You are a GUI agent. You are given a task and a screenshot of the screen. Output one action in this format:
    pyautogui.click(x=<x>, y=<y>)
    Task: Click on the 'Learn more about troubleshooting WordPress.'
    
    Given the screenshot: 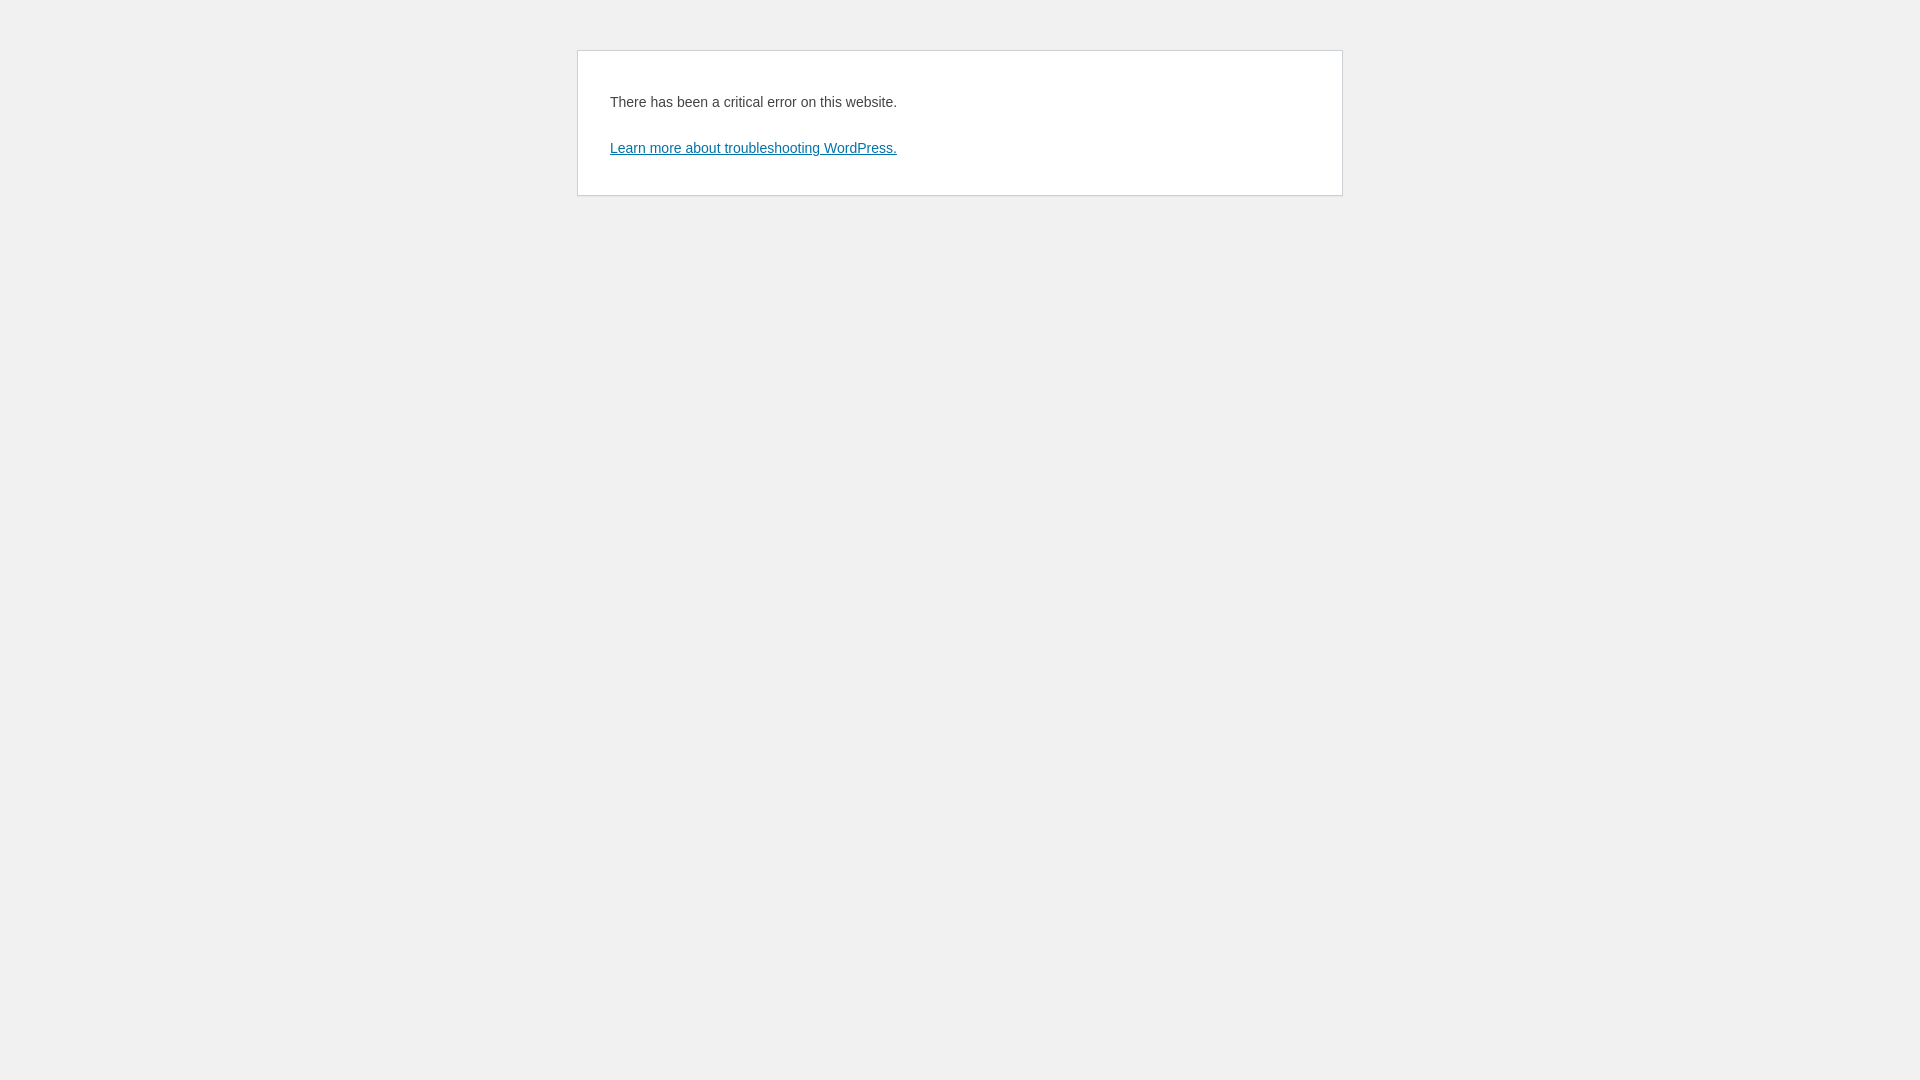 What is the action you would take?
    pyautogui.click(x=752, y=146)
    